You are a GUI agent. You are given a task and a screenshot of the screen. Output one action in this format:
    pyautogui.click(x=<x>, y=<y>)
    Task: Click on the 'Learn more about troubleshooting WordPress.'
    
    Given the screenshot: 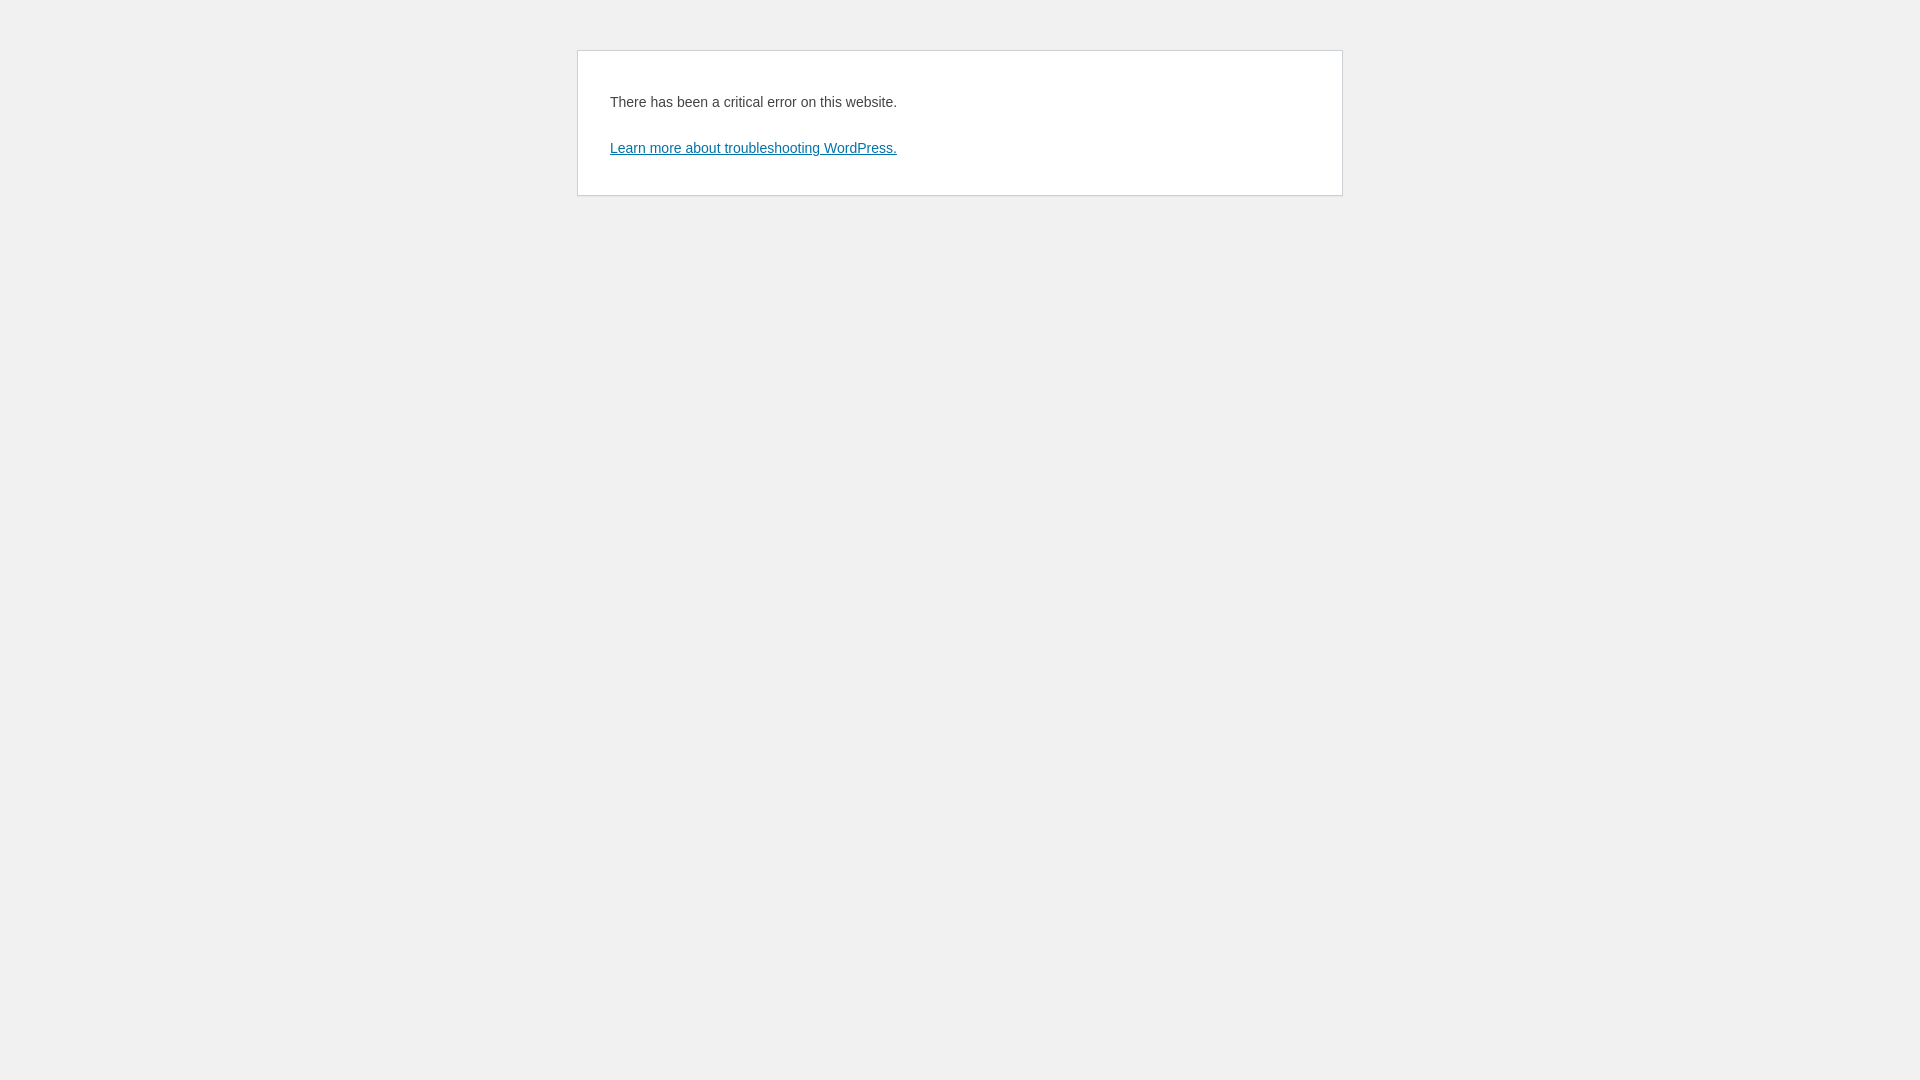 What is the action you would take?
    pyautogui.click(x=752, y=146)
    